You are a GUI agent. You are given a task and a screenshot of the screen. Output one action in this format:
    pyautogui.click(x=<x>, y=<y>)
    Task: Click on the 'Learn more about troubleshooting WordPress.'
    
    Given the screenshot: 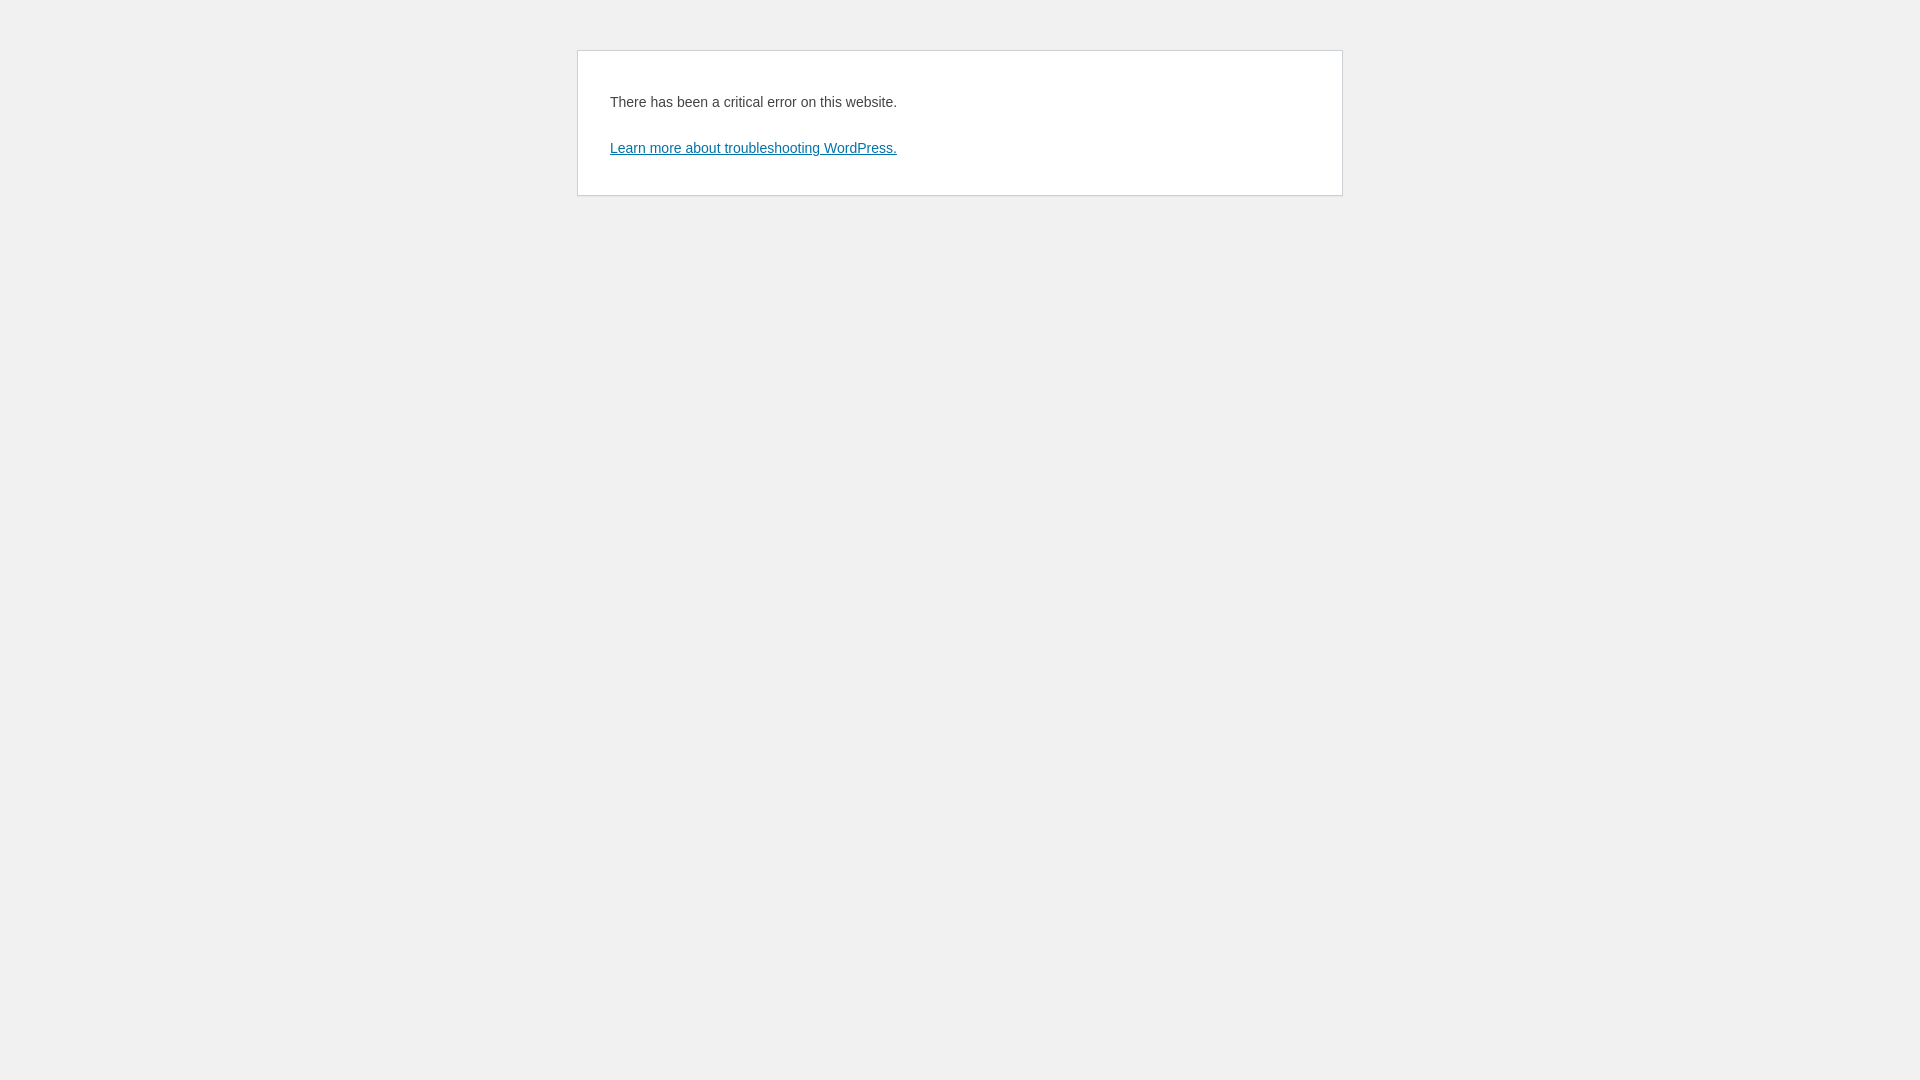 What is the action you would take?
    pyautogui.click(x=752, y=146)
    